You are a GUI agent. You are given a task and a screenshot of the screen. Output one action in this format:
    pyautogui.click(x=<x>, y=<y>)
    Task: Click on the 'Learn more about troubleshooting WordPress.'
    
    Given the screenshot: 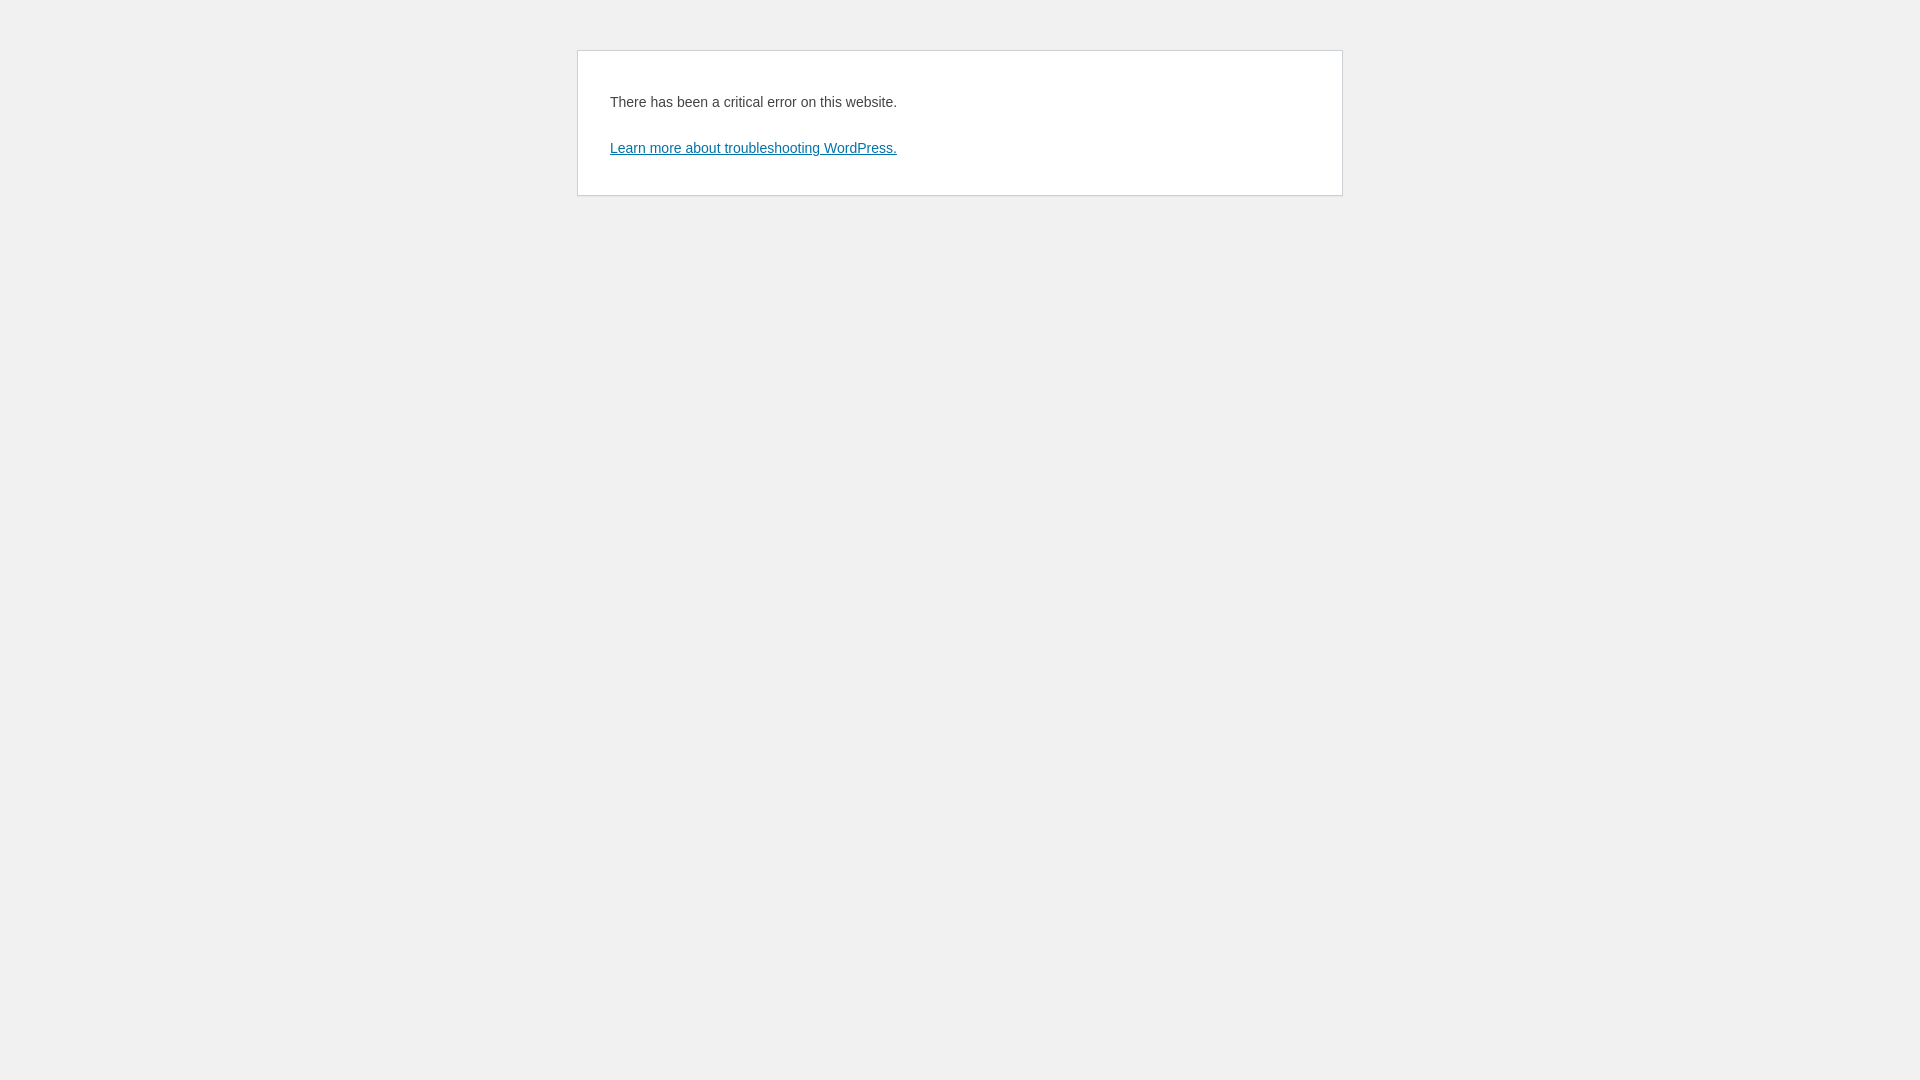 What is the action you would take?
    pyautogui.click(x=752, y=146)
    